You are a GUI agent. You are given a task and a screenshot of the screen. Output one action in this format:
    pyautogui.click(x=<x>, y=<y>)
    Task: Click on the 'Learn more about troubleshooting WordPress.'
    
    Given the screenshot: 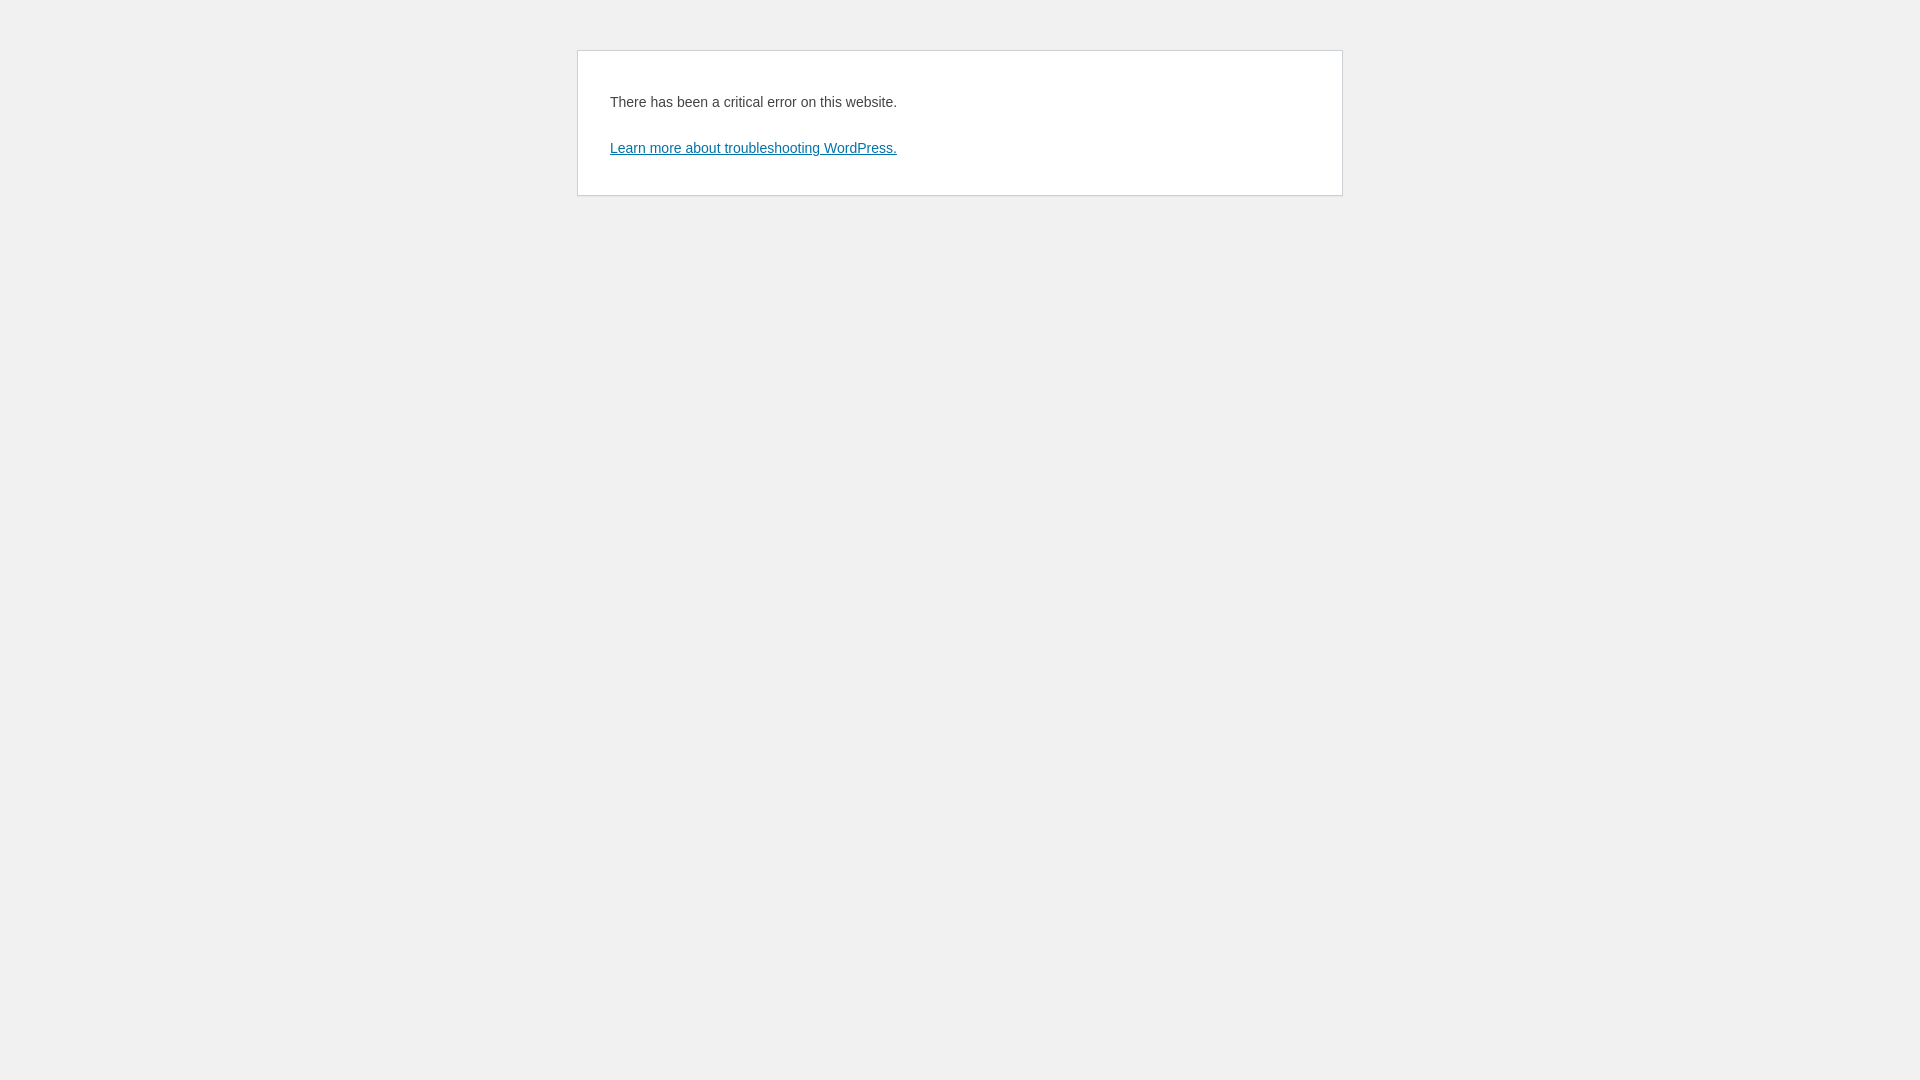 What is the action you would take?
    pyautogui.click(x=752, y=146)
    